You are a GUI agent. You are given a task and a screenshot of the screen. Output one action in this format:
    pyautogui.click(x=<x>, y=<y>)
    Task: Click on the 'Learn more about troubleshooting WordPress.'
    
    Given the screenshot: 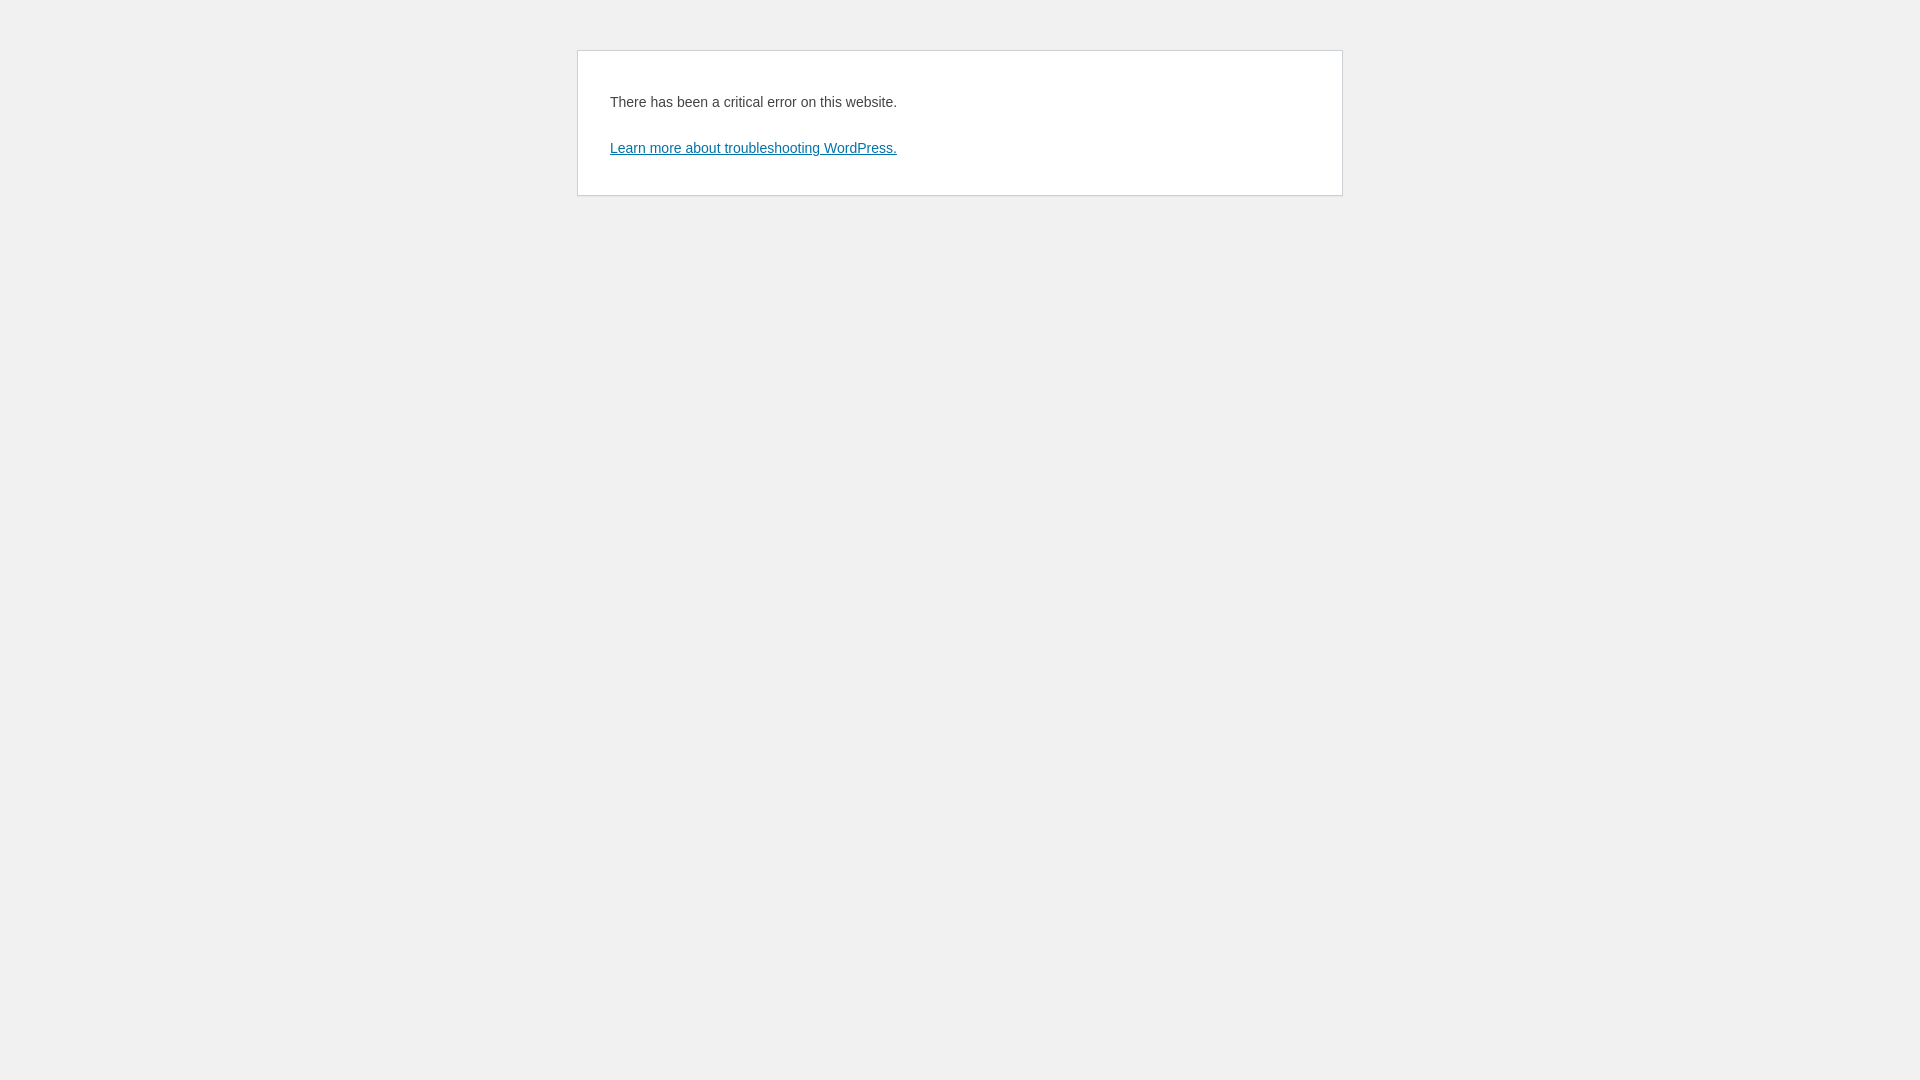 What is the action you would take?
    pyautogui.click(x=752, y=146)
    